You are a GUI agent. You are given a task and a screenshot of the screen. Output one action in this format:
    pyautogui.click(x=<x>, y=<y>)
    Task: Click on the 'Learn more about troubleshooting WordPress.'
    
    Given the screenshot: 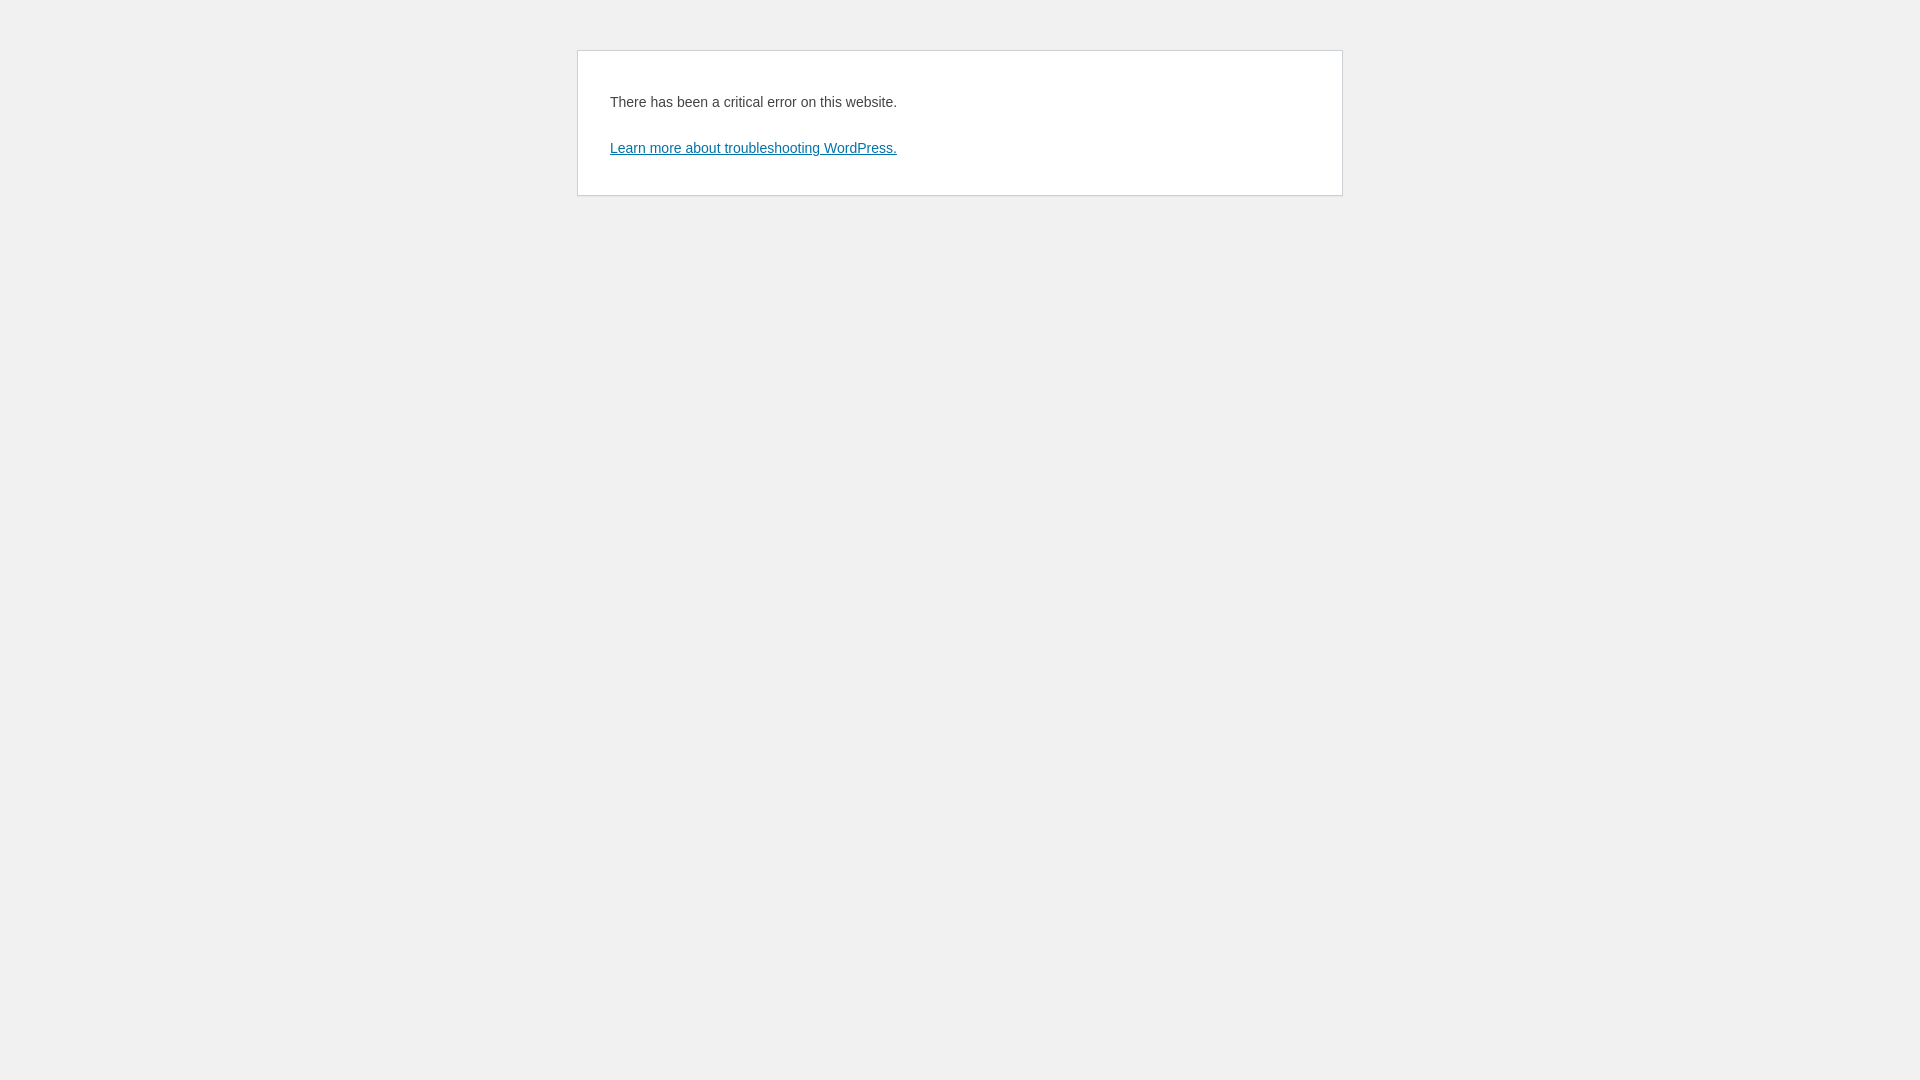 What is the action you would take?
    pyautogui.click(x=752, y=146)
    